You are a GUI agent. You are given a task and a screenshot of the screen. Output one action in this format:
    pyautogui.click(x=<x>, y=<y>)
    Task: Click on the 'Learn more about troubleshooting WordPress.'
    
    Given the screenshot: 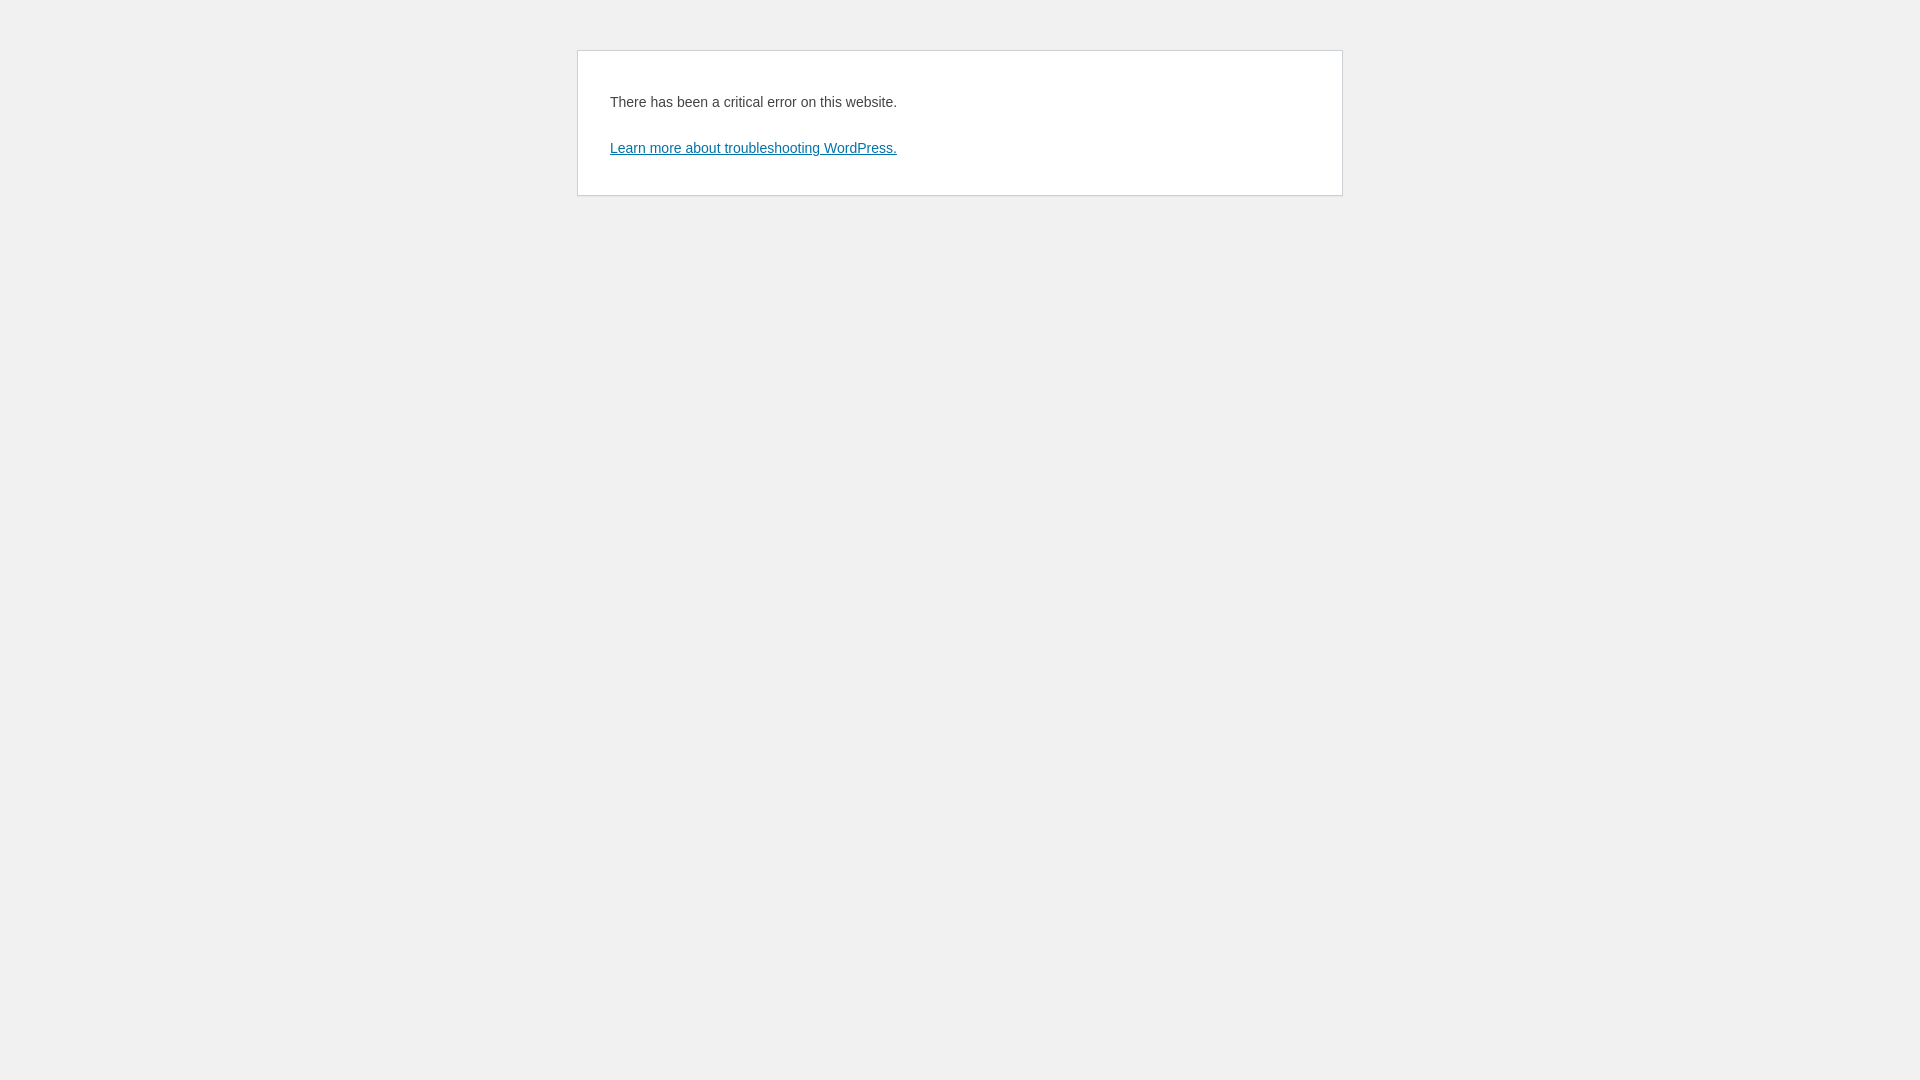 What is the action you would take?
    pyautogui.click(x=752, y=146)
    